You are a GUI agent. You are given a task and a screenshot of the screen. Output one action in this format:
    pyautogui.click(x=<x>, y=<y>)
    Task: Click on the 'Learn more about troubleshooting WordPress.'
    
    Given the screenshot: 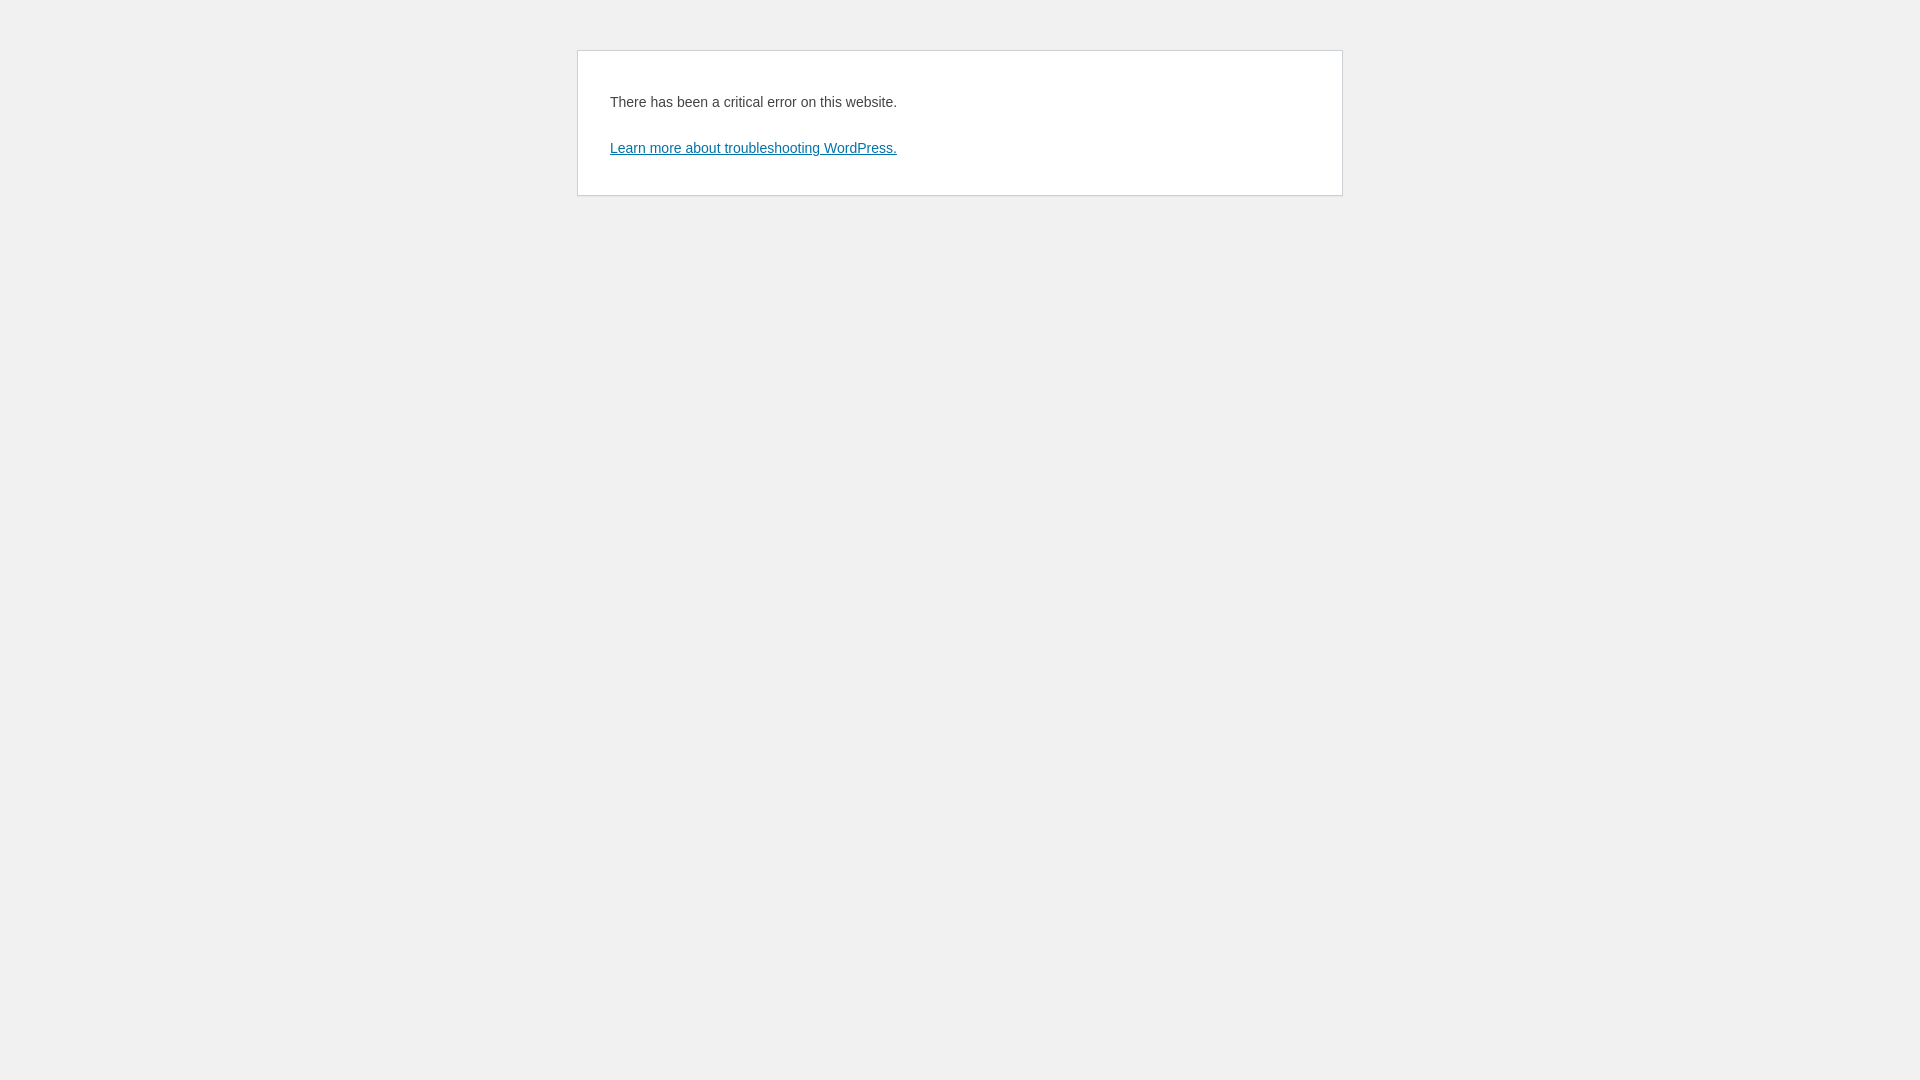 What is the action you would take?
    pyautogui.click(x=752, y=146)
    